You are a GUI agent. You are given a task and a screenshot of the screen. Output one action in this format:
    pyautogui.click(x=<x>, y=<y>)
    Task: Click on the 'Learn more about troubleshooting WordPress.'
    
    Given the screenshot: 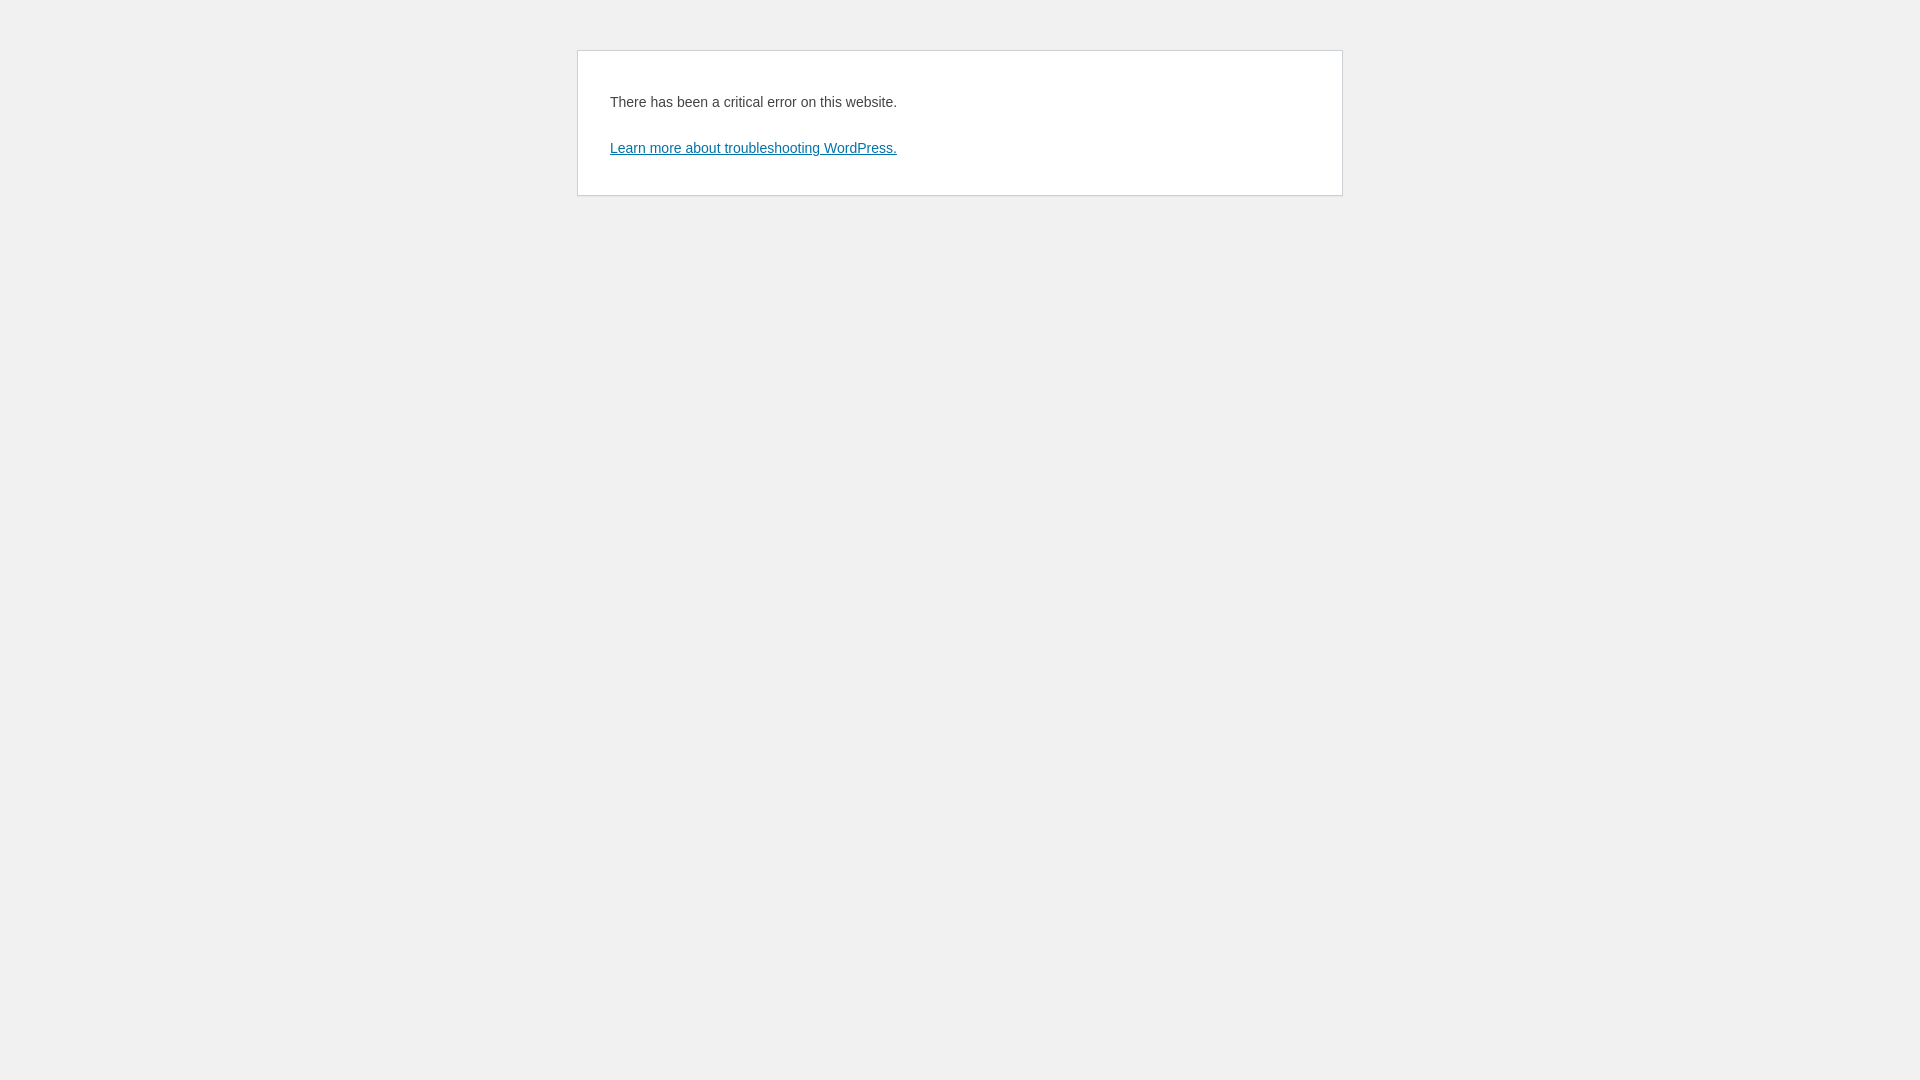 What is the action you would take?
    pyautogui.click(x=752, y=146)
    